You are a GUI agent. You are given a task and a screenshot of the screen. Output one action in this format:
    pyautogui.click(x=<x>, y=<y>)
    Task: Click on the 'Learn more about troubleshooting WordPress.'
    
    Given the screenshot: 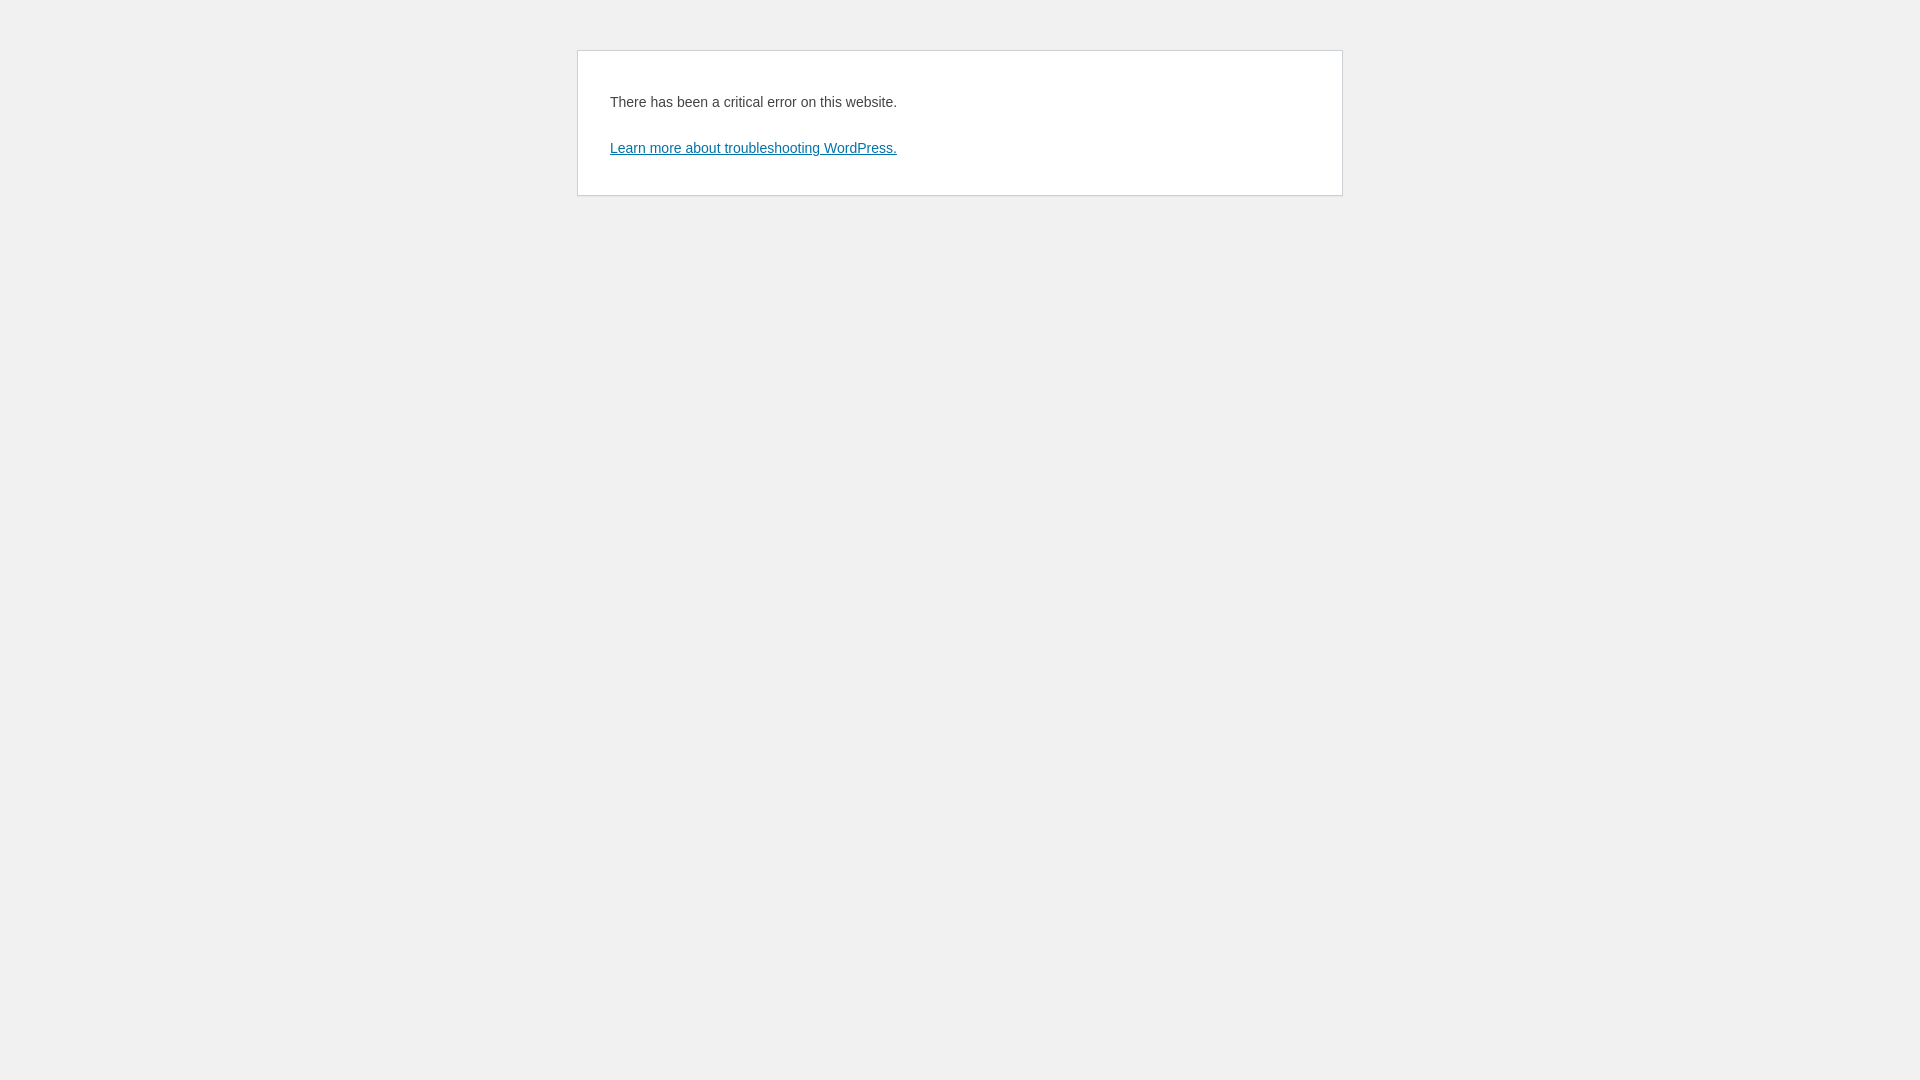 What is the action you would take?
    pyautogui.click(x=752, y=146)
    